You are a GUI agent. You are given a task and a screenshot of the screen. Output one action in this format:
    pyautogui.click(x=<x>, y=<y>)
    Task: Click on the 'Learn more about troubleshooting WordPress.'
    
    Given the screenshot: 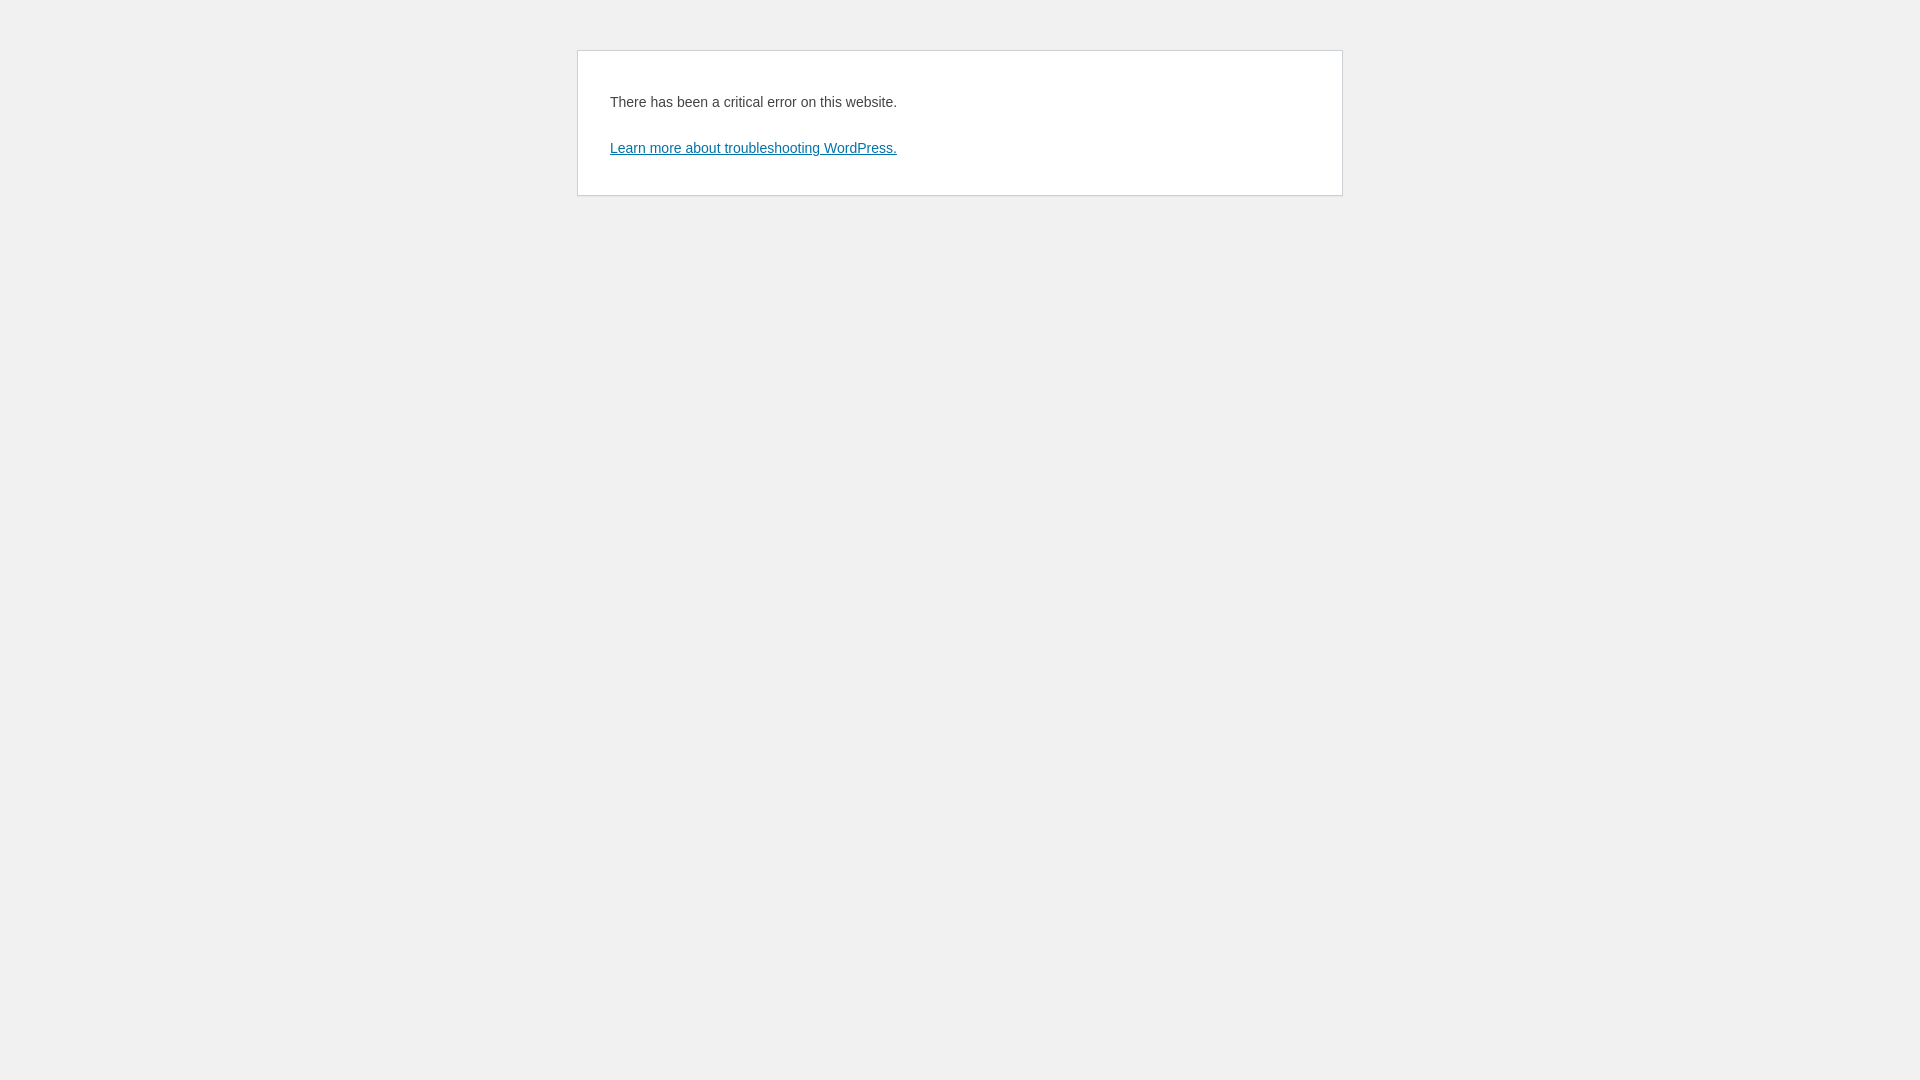 What is the action you would take?
    pyautogui.click(x=752, y=146)
    